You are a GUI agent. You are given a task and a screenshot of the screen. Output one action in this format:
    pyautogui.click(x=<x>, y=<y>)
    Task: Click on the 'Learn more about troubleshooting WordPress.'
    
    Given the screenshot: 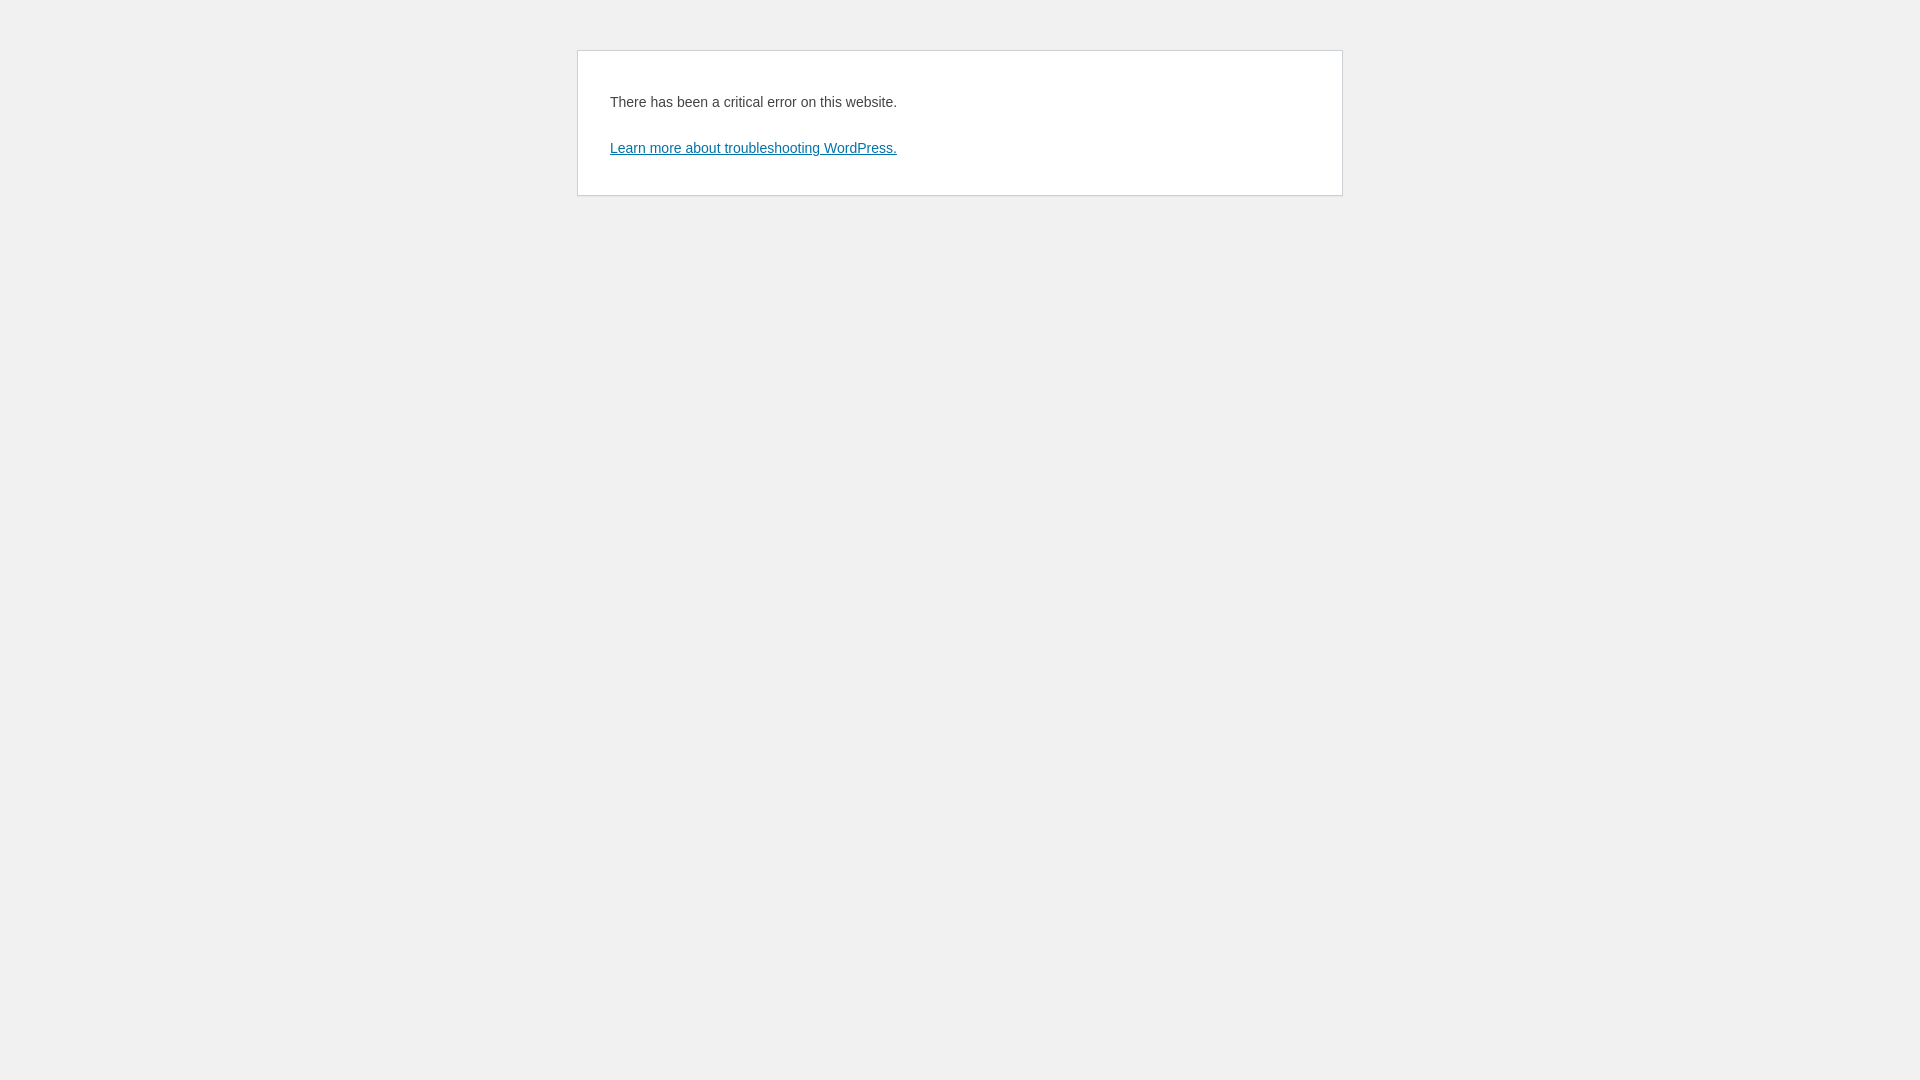 What is the action you would take?
    pyautogui.click(x=752, y=146)
    